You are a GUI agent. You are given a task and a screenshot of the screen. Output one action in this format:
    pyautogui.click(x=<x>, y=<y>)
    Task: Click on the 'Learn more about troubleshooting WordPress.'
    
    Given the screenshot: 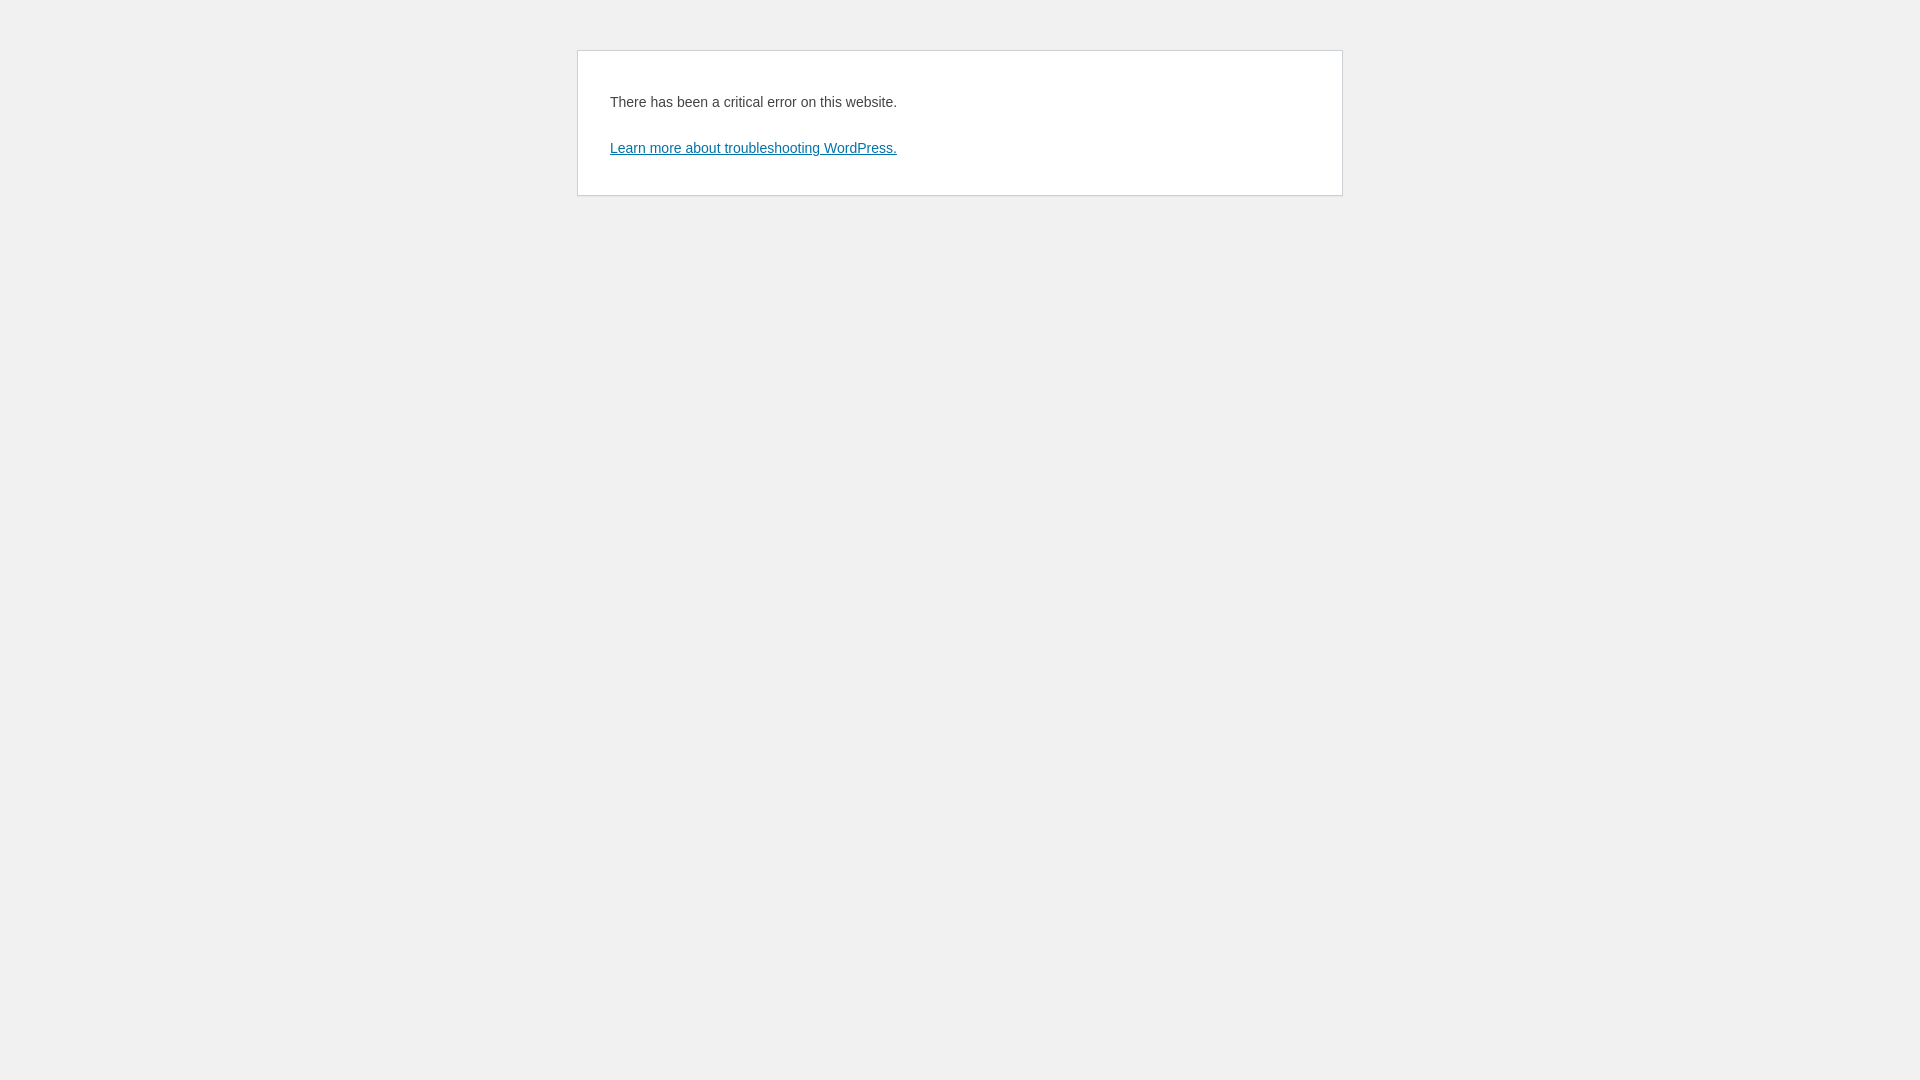 What is the action you would take?
    pyautogui.click(x=752, y=146)
    